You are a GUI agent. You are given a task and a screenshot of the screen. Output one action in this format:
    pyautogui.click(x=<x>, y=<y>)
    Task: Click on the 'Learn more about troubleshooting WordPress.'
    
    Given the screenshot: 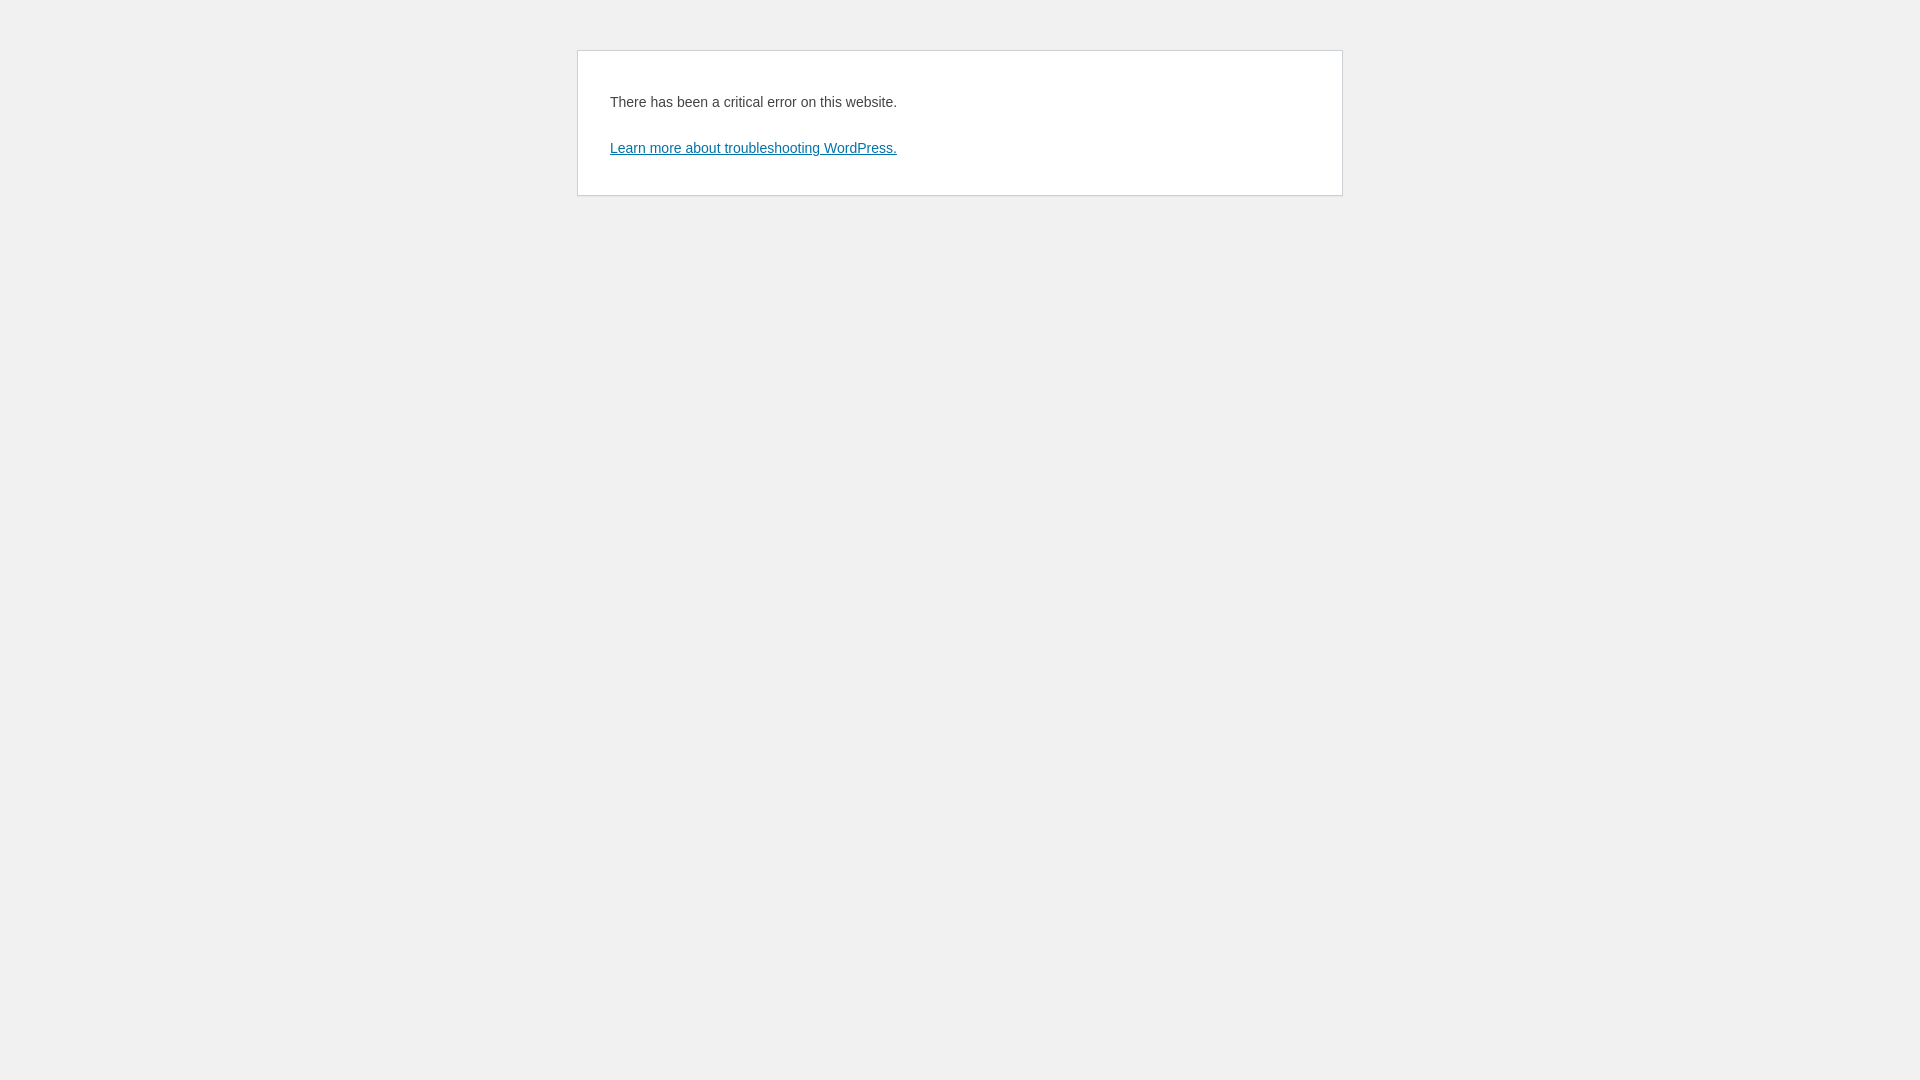 What is the action you would take?
    pyautogui.click(x=752, y=146)
    